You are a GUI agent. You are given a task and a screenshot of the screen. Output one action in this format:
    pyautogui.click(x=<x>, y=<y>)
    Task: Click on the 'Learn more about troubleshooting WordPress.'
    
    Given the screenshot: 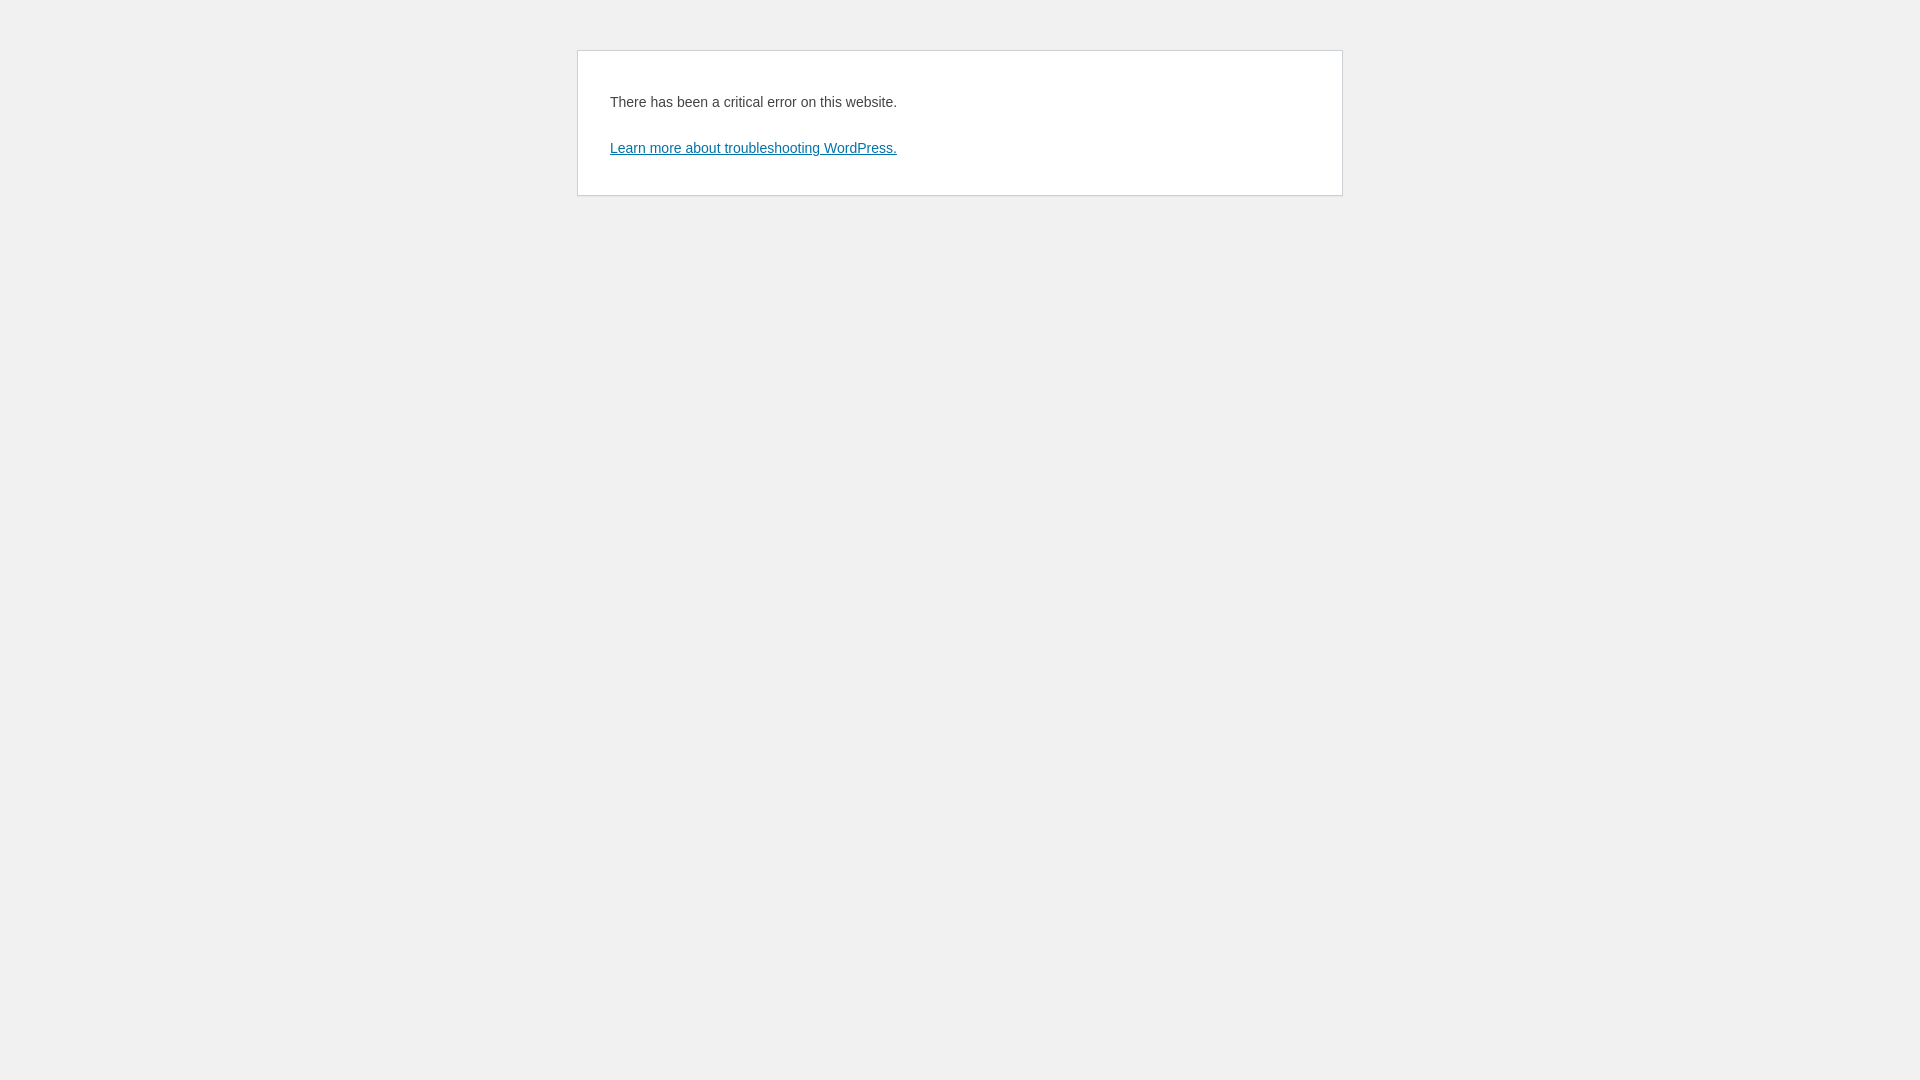 What is the action you would take?
    pyautogui.click(x=752, y=146)
    